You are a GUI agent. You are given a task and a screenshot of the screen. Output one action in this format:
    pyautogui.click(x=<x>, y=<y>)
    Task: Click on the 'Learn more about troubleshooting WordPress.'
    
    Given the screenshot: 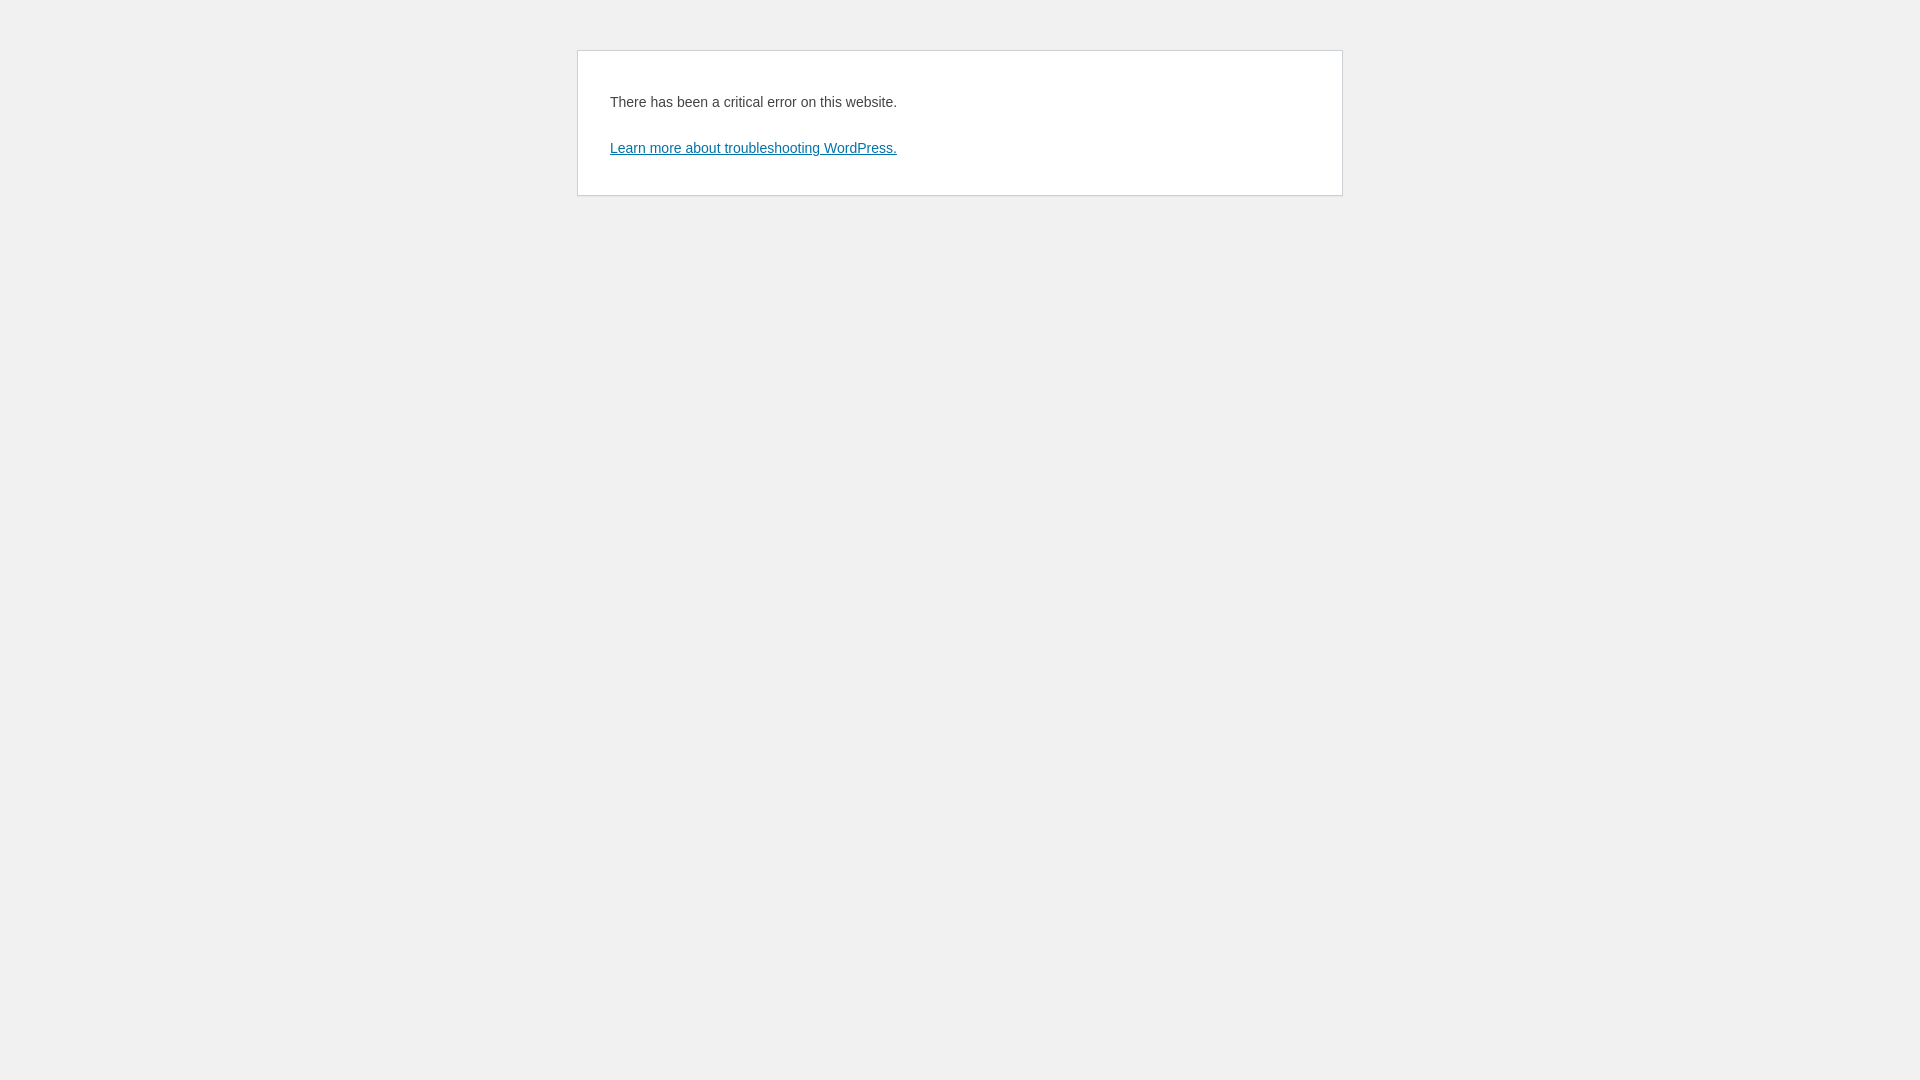 What is the action you would take?
    pyautogui.click(x=752, y=146)
    